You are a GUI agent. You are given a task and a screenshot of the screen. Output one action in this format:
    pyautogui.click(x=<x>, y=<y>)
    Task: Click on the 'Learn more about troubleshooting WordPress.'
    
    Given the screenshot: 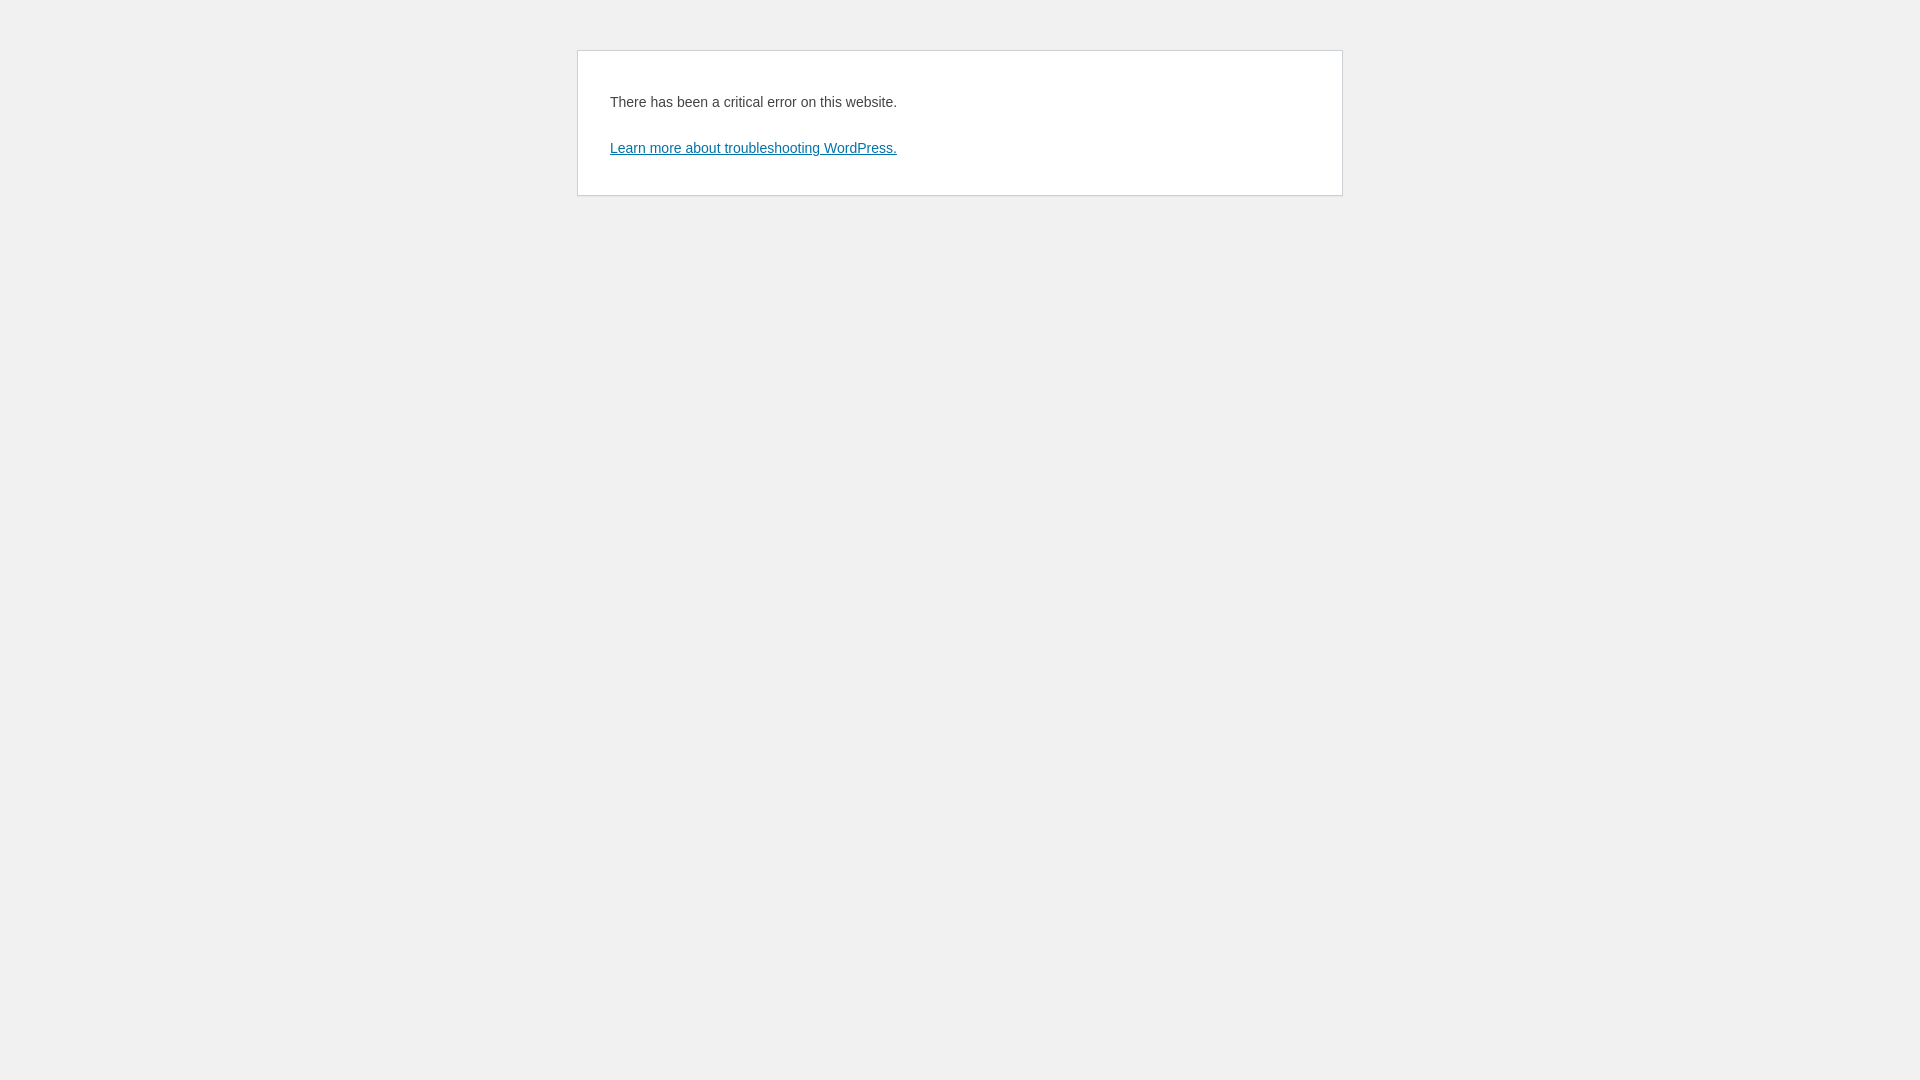 What is the action you would take?
    pyautogui.click(x=752, y=146)
    